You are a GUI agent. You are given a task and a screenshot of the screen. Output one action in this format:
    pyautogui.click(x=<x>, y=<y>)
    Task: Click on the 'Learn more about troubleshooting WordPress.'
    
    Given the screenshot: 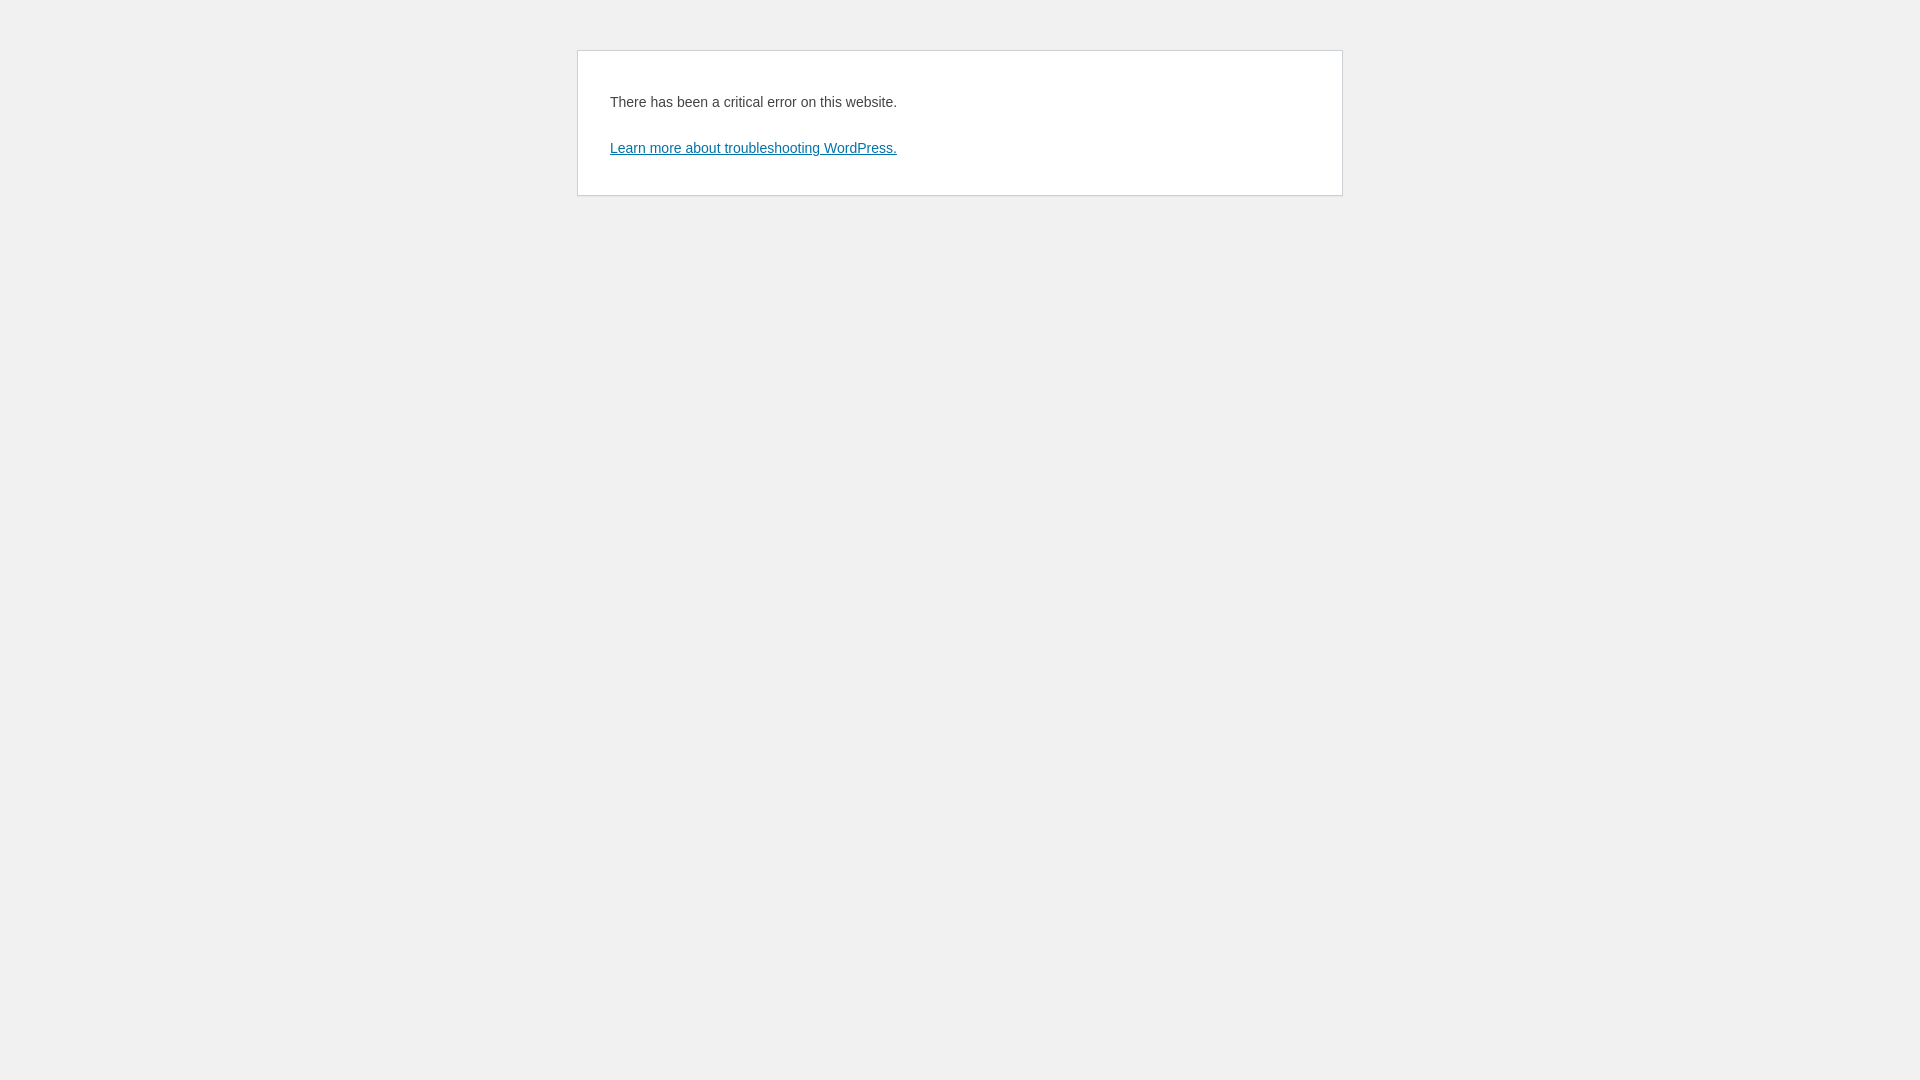 What is the action you would take?
    pyautogui.click(x=752, y=146)
    